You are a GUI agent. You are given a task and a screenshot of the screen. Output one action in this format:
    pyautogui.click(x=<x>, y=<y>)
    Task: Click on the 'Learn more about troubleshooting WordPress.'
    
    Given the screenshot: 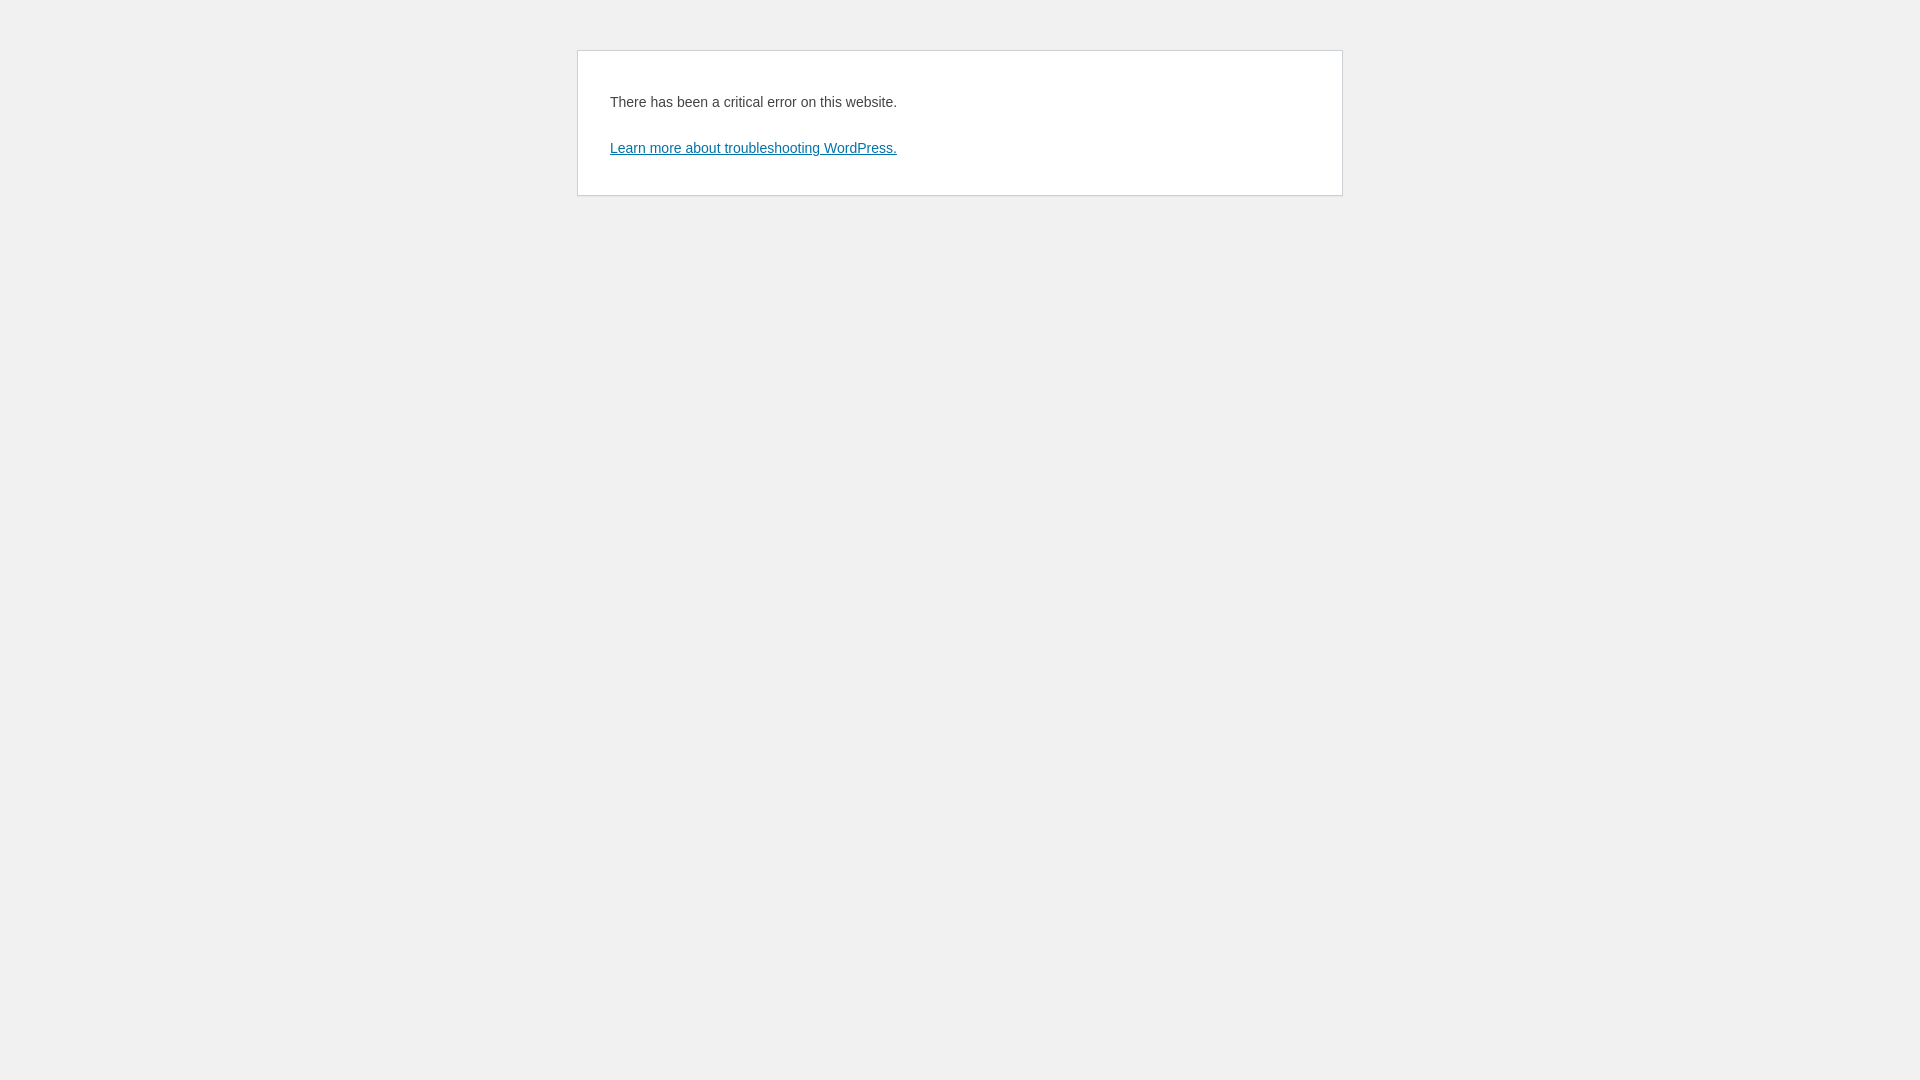 What is the action you would take?
    pyautogui.click(x=752, y=146)
    